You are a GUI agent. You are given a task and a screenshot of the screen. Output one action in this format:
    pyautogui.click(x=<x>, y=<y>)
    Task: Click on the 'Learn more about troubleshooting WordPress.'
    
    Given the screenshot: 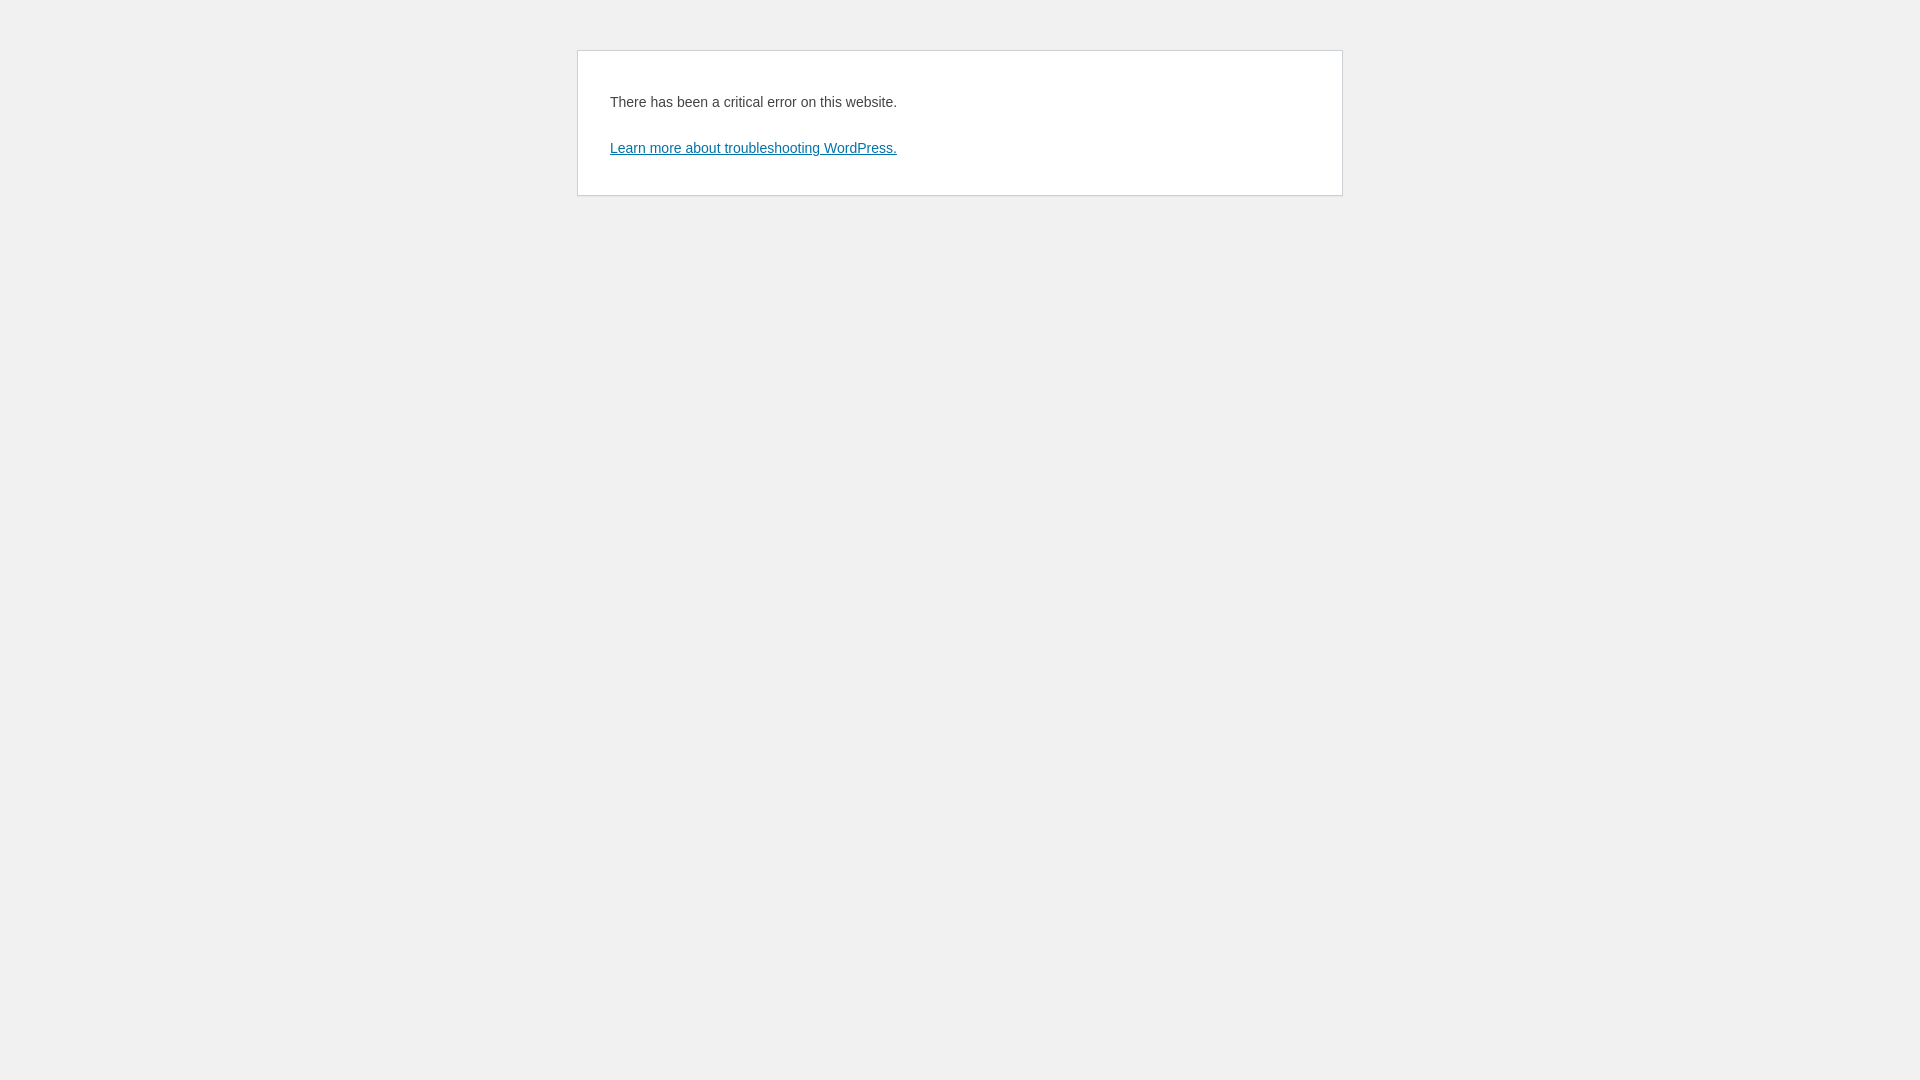 What is the action you would take?
    pyautogui.click(x=752, y=146)
    